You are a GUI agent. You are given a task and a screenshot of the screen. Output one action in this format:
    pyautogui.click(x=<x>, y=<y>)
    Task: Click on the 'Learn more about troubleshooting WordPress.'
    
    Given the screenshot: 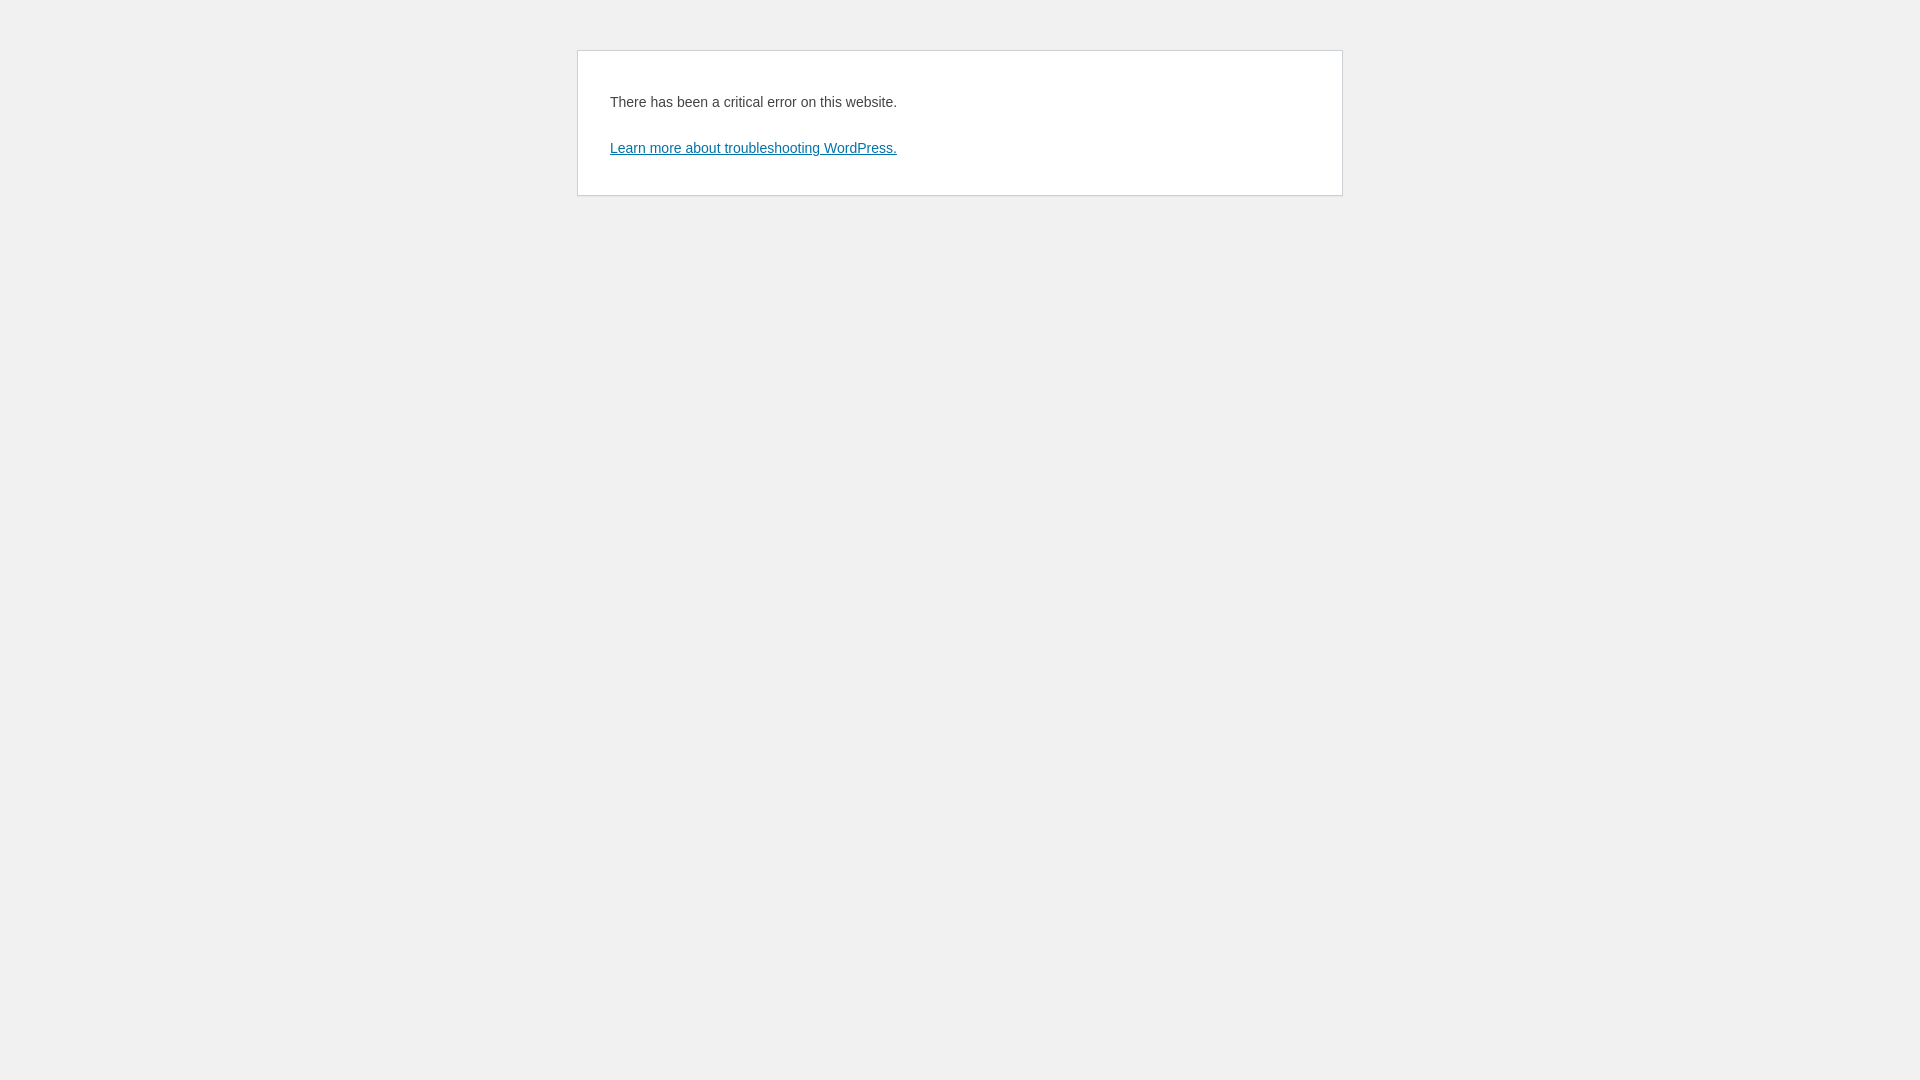 What is the action you would take?
    pyautogui.click(x=752, y=146)
    